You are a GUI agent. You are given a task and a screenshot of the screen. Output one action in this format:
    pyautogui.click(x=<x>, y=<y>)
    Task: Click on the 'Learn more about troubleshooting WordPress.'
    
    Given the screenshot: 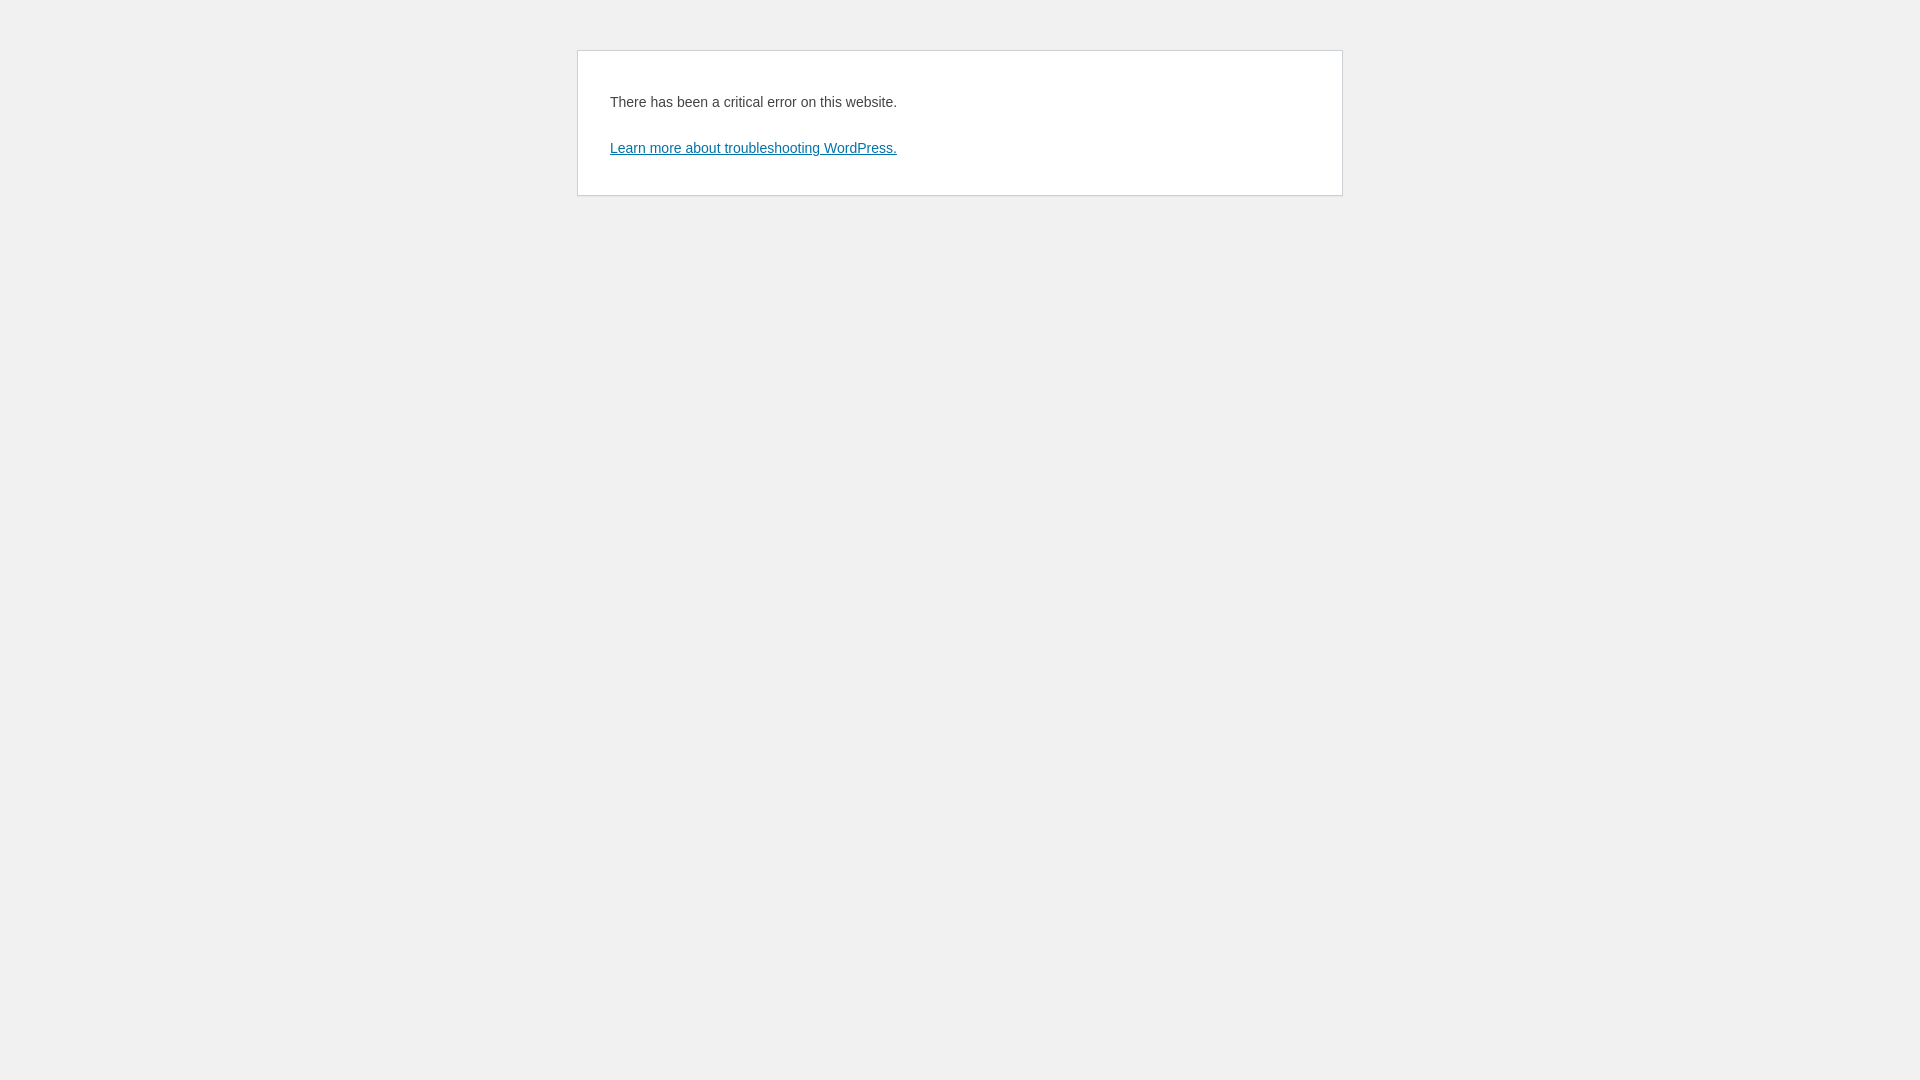 What is the action you would take?
    pyautogui.click(x=752, y=146)
    